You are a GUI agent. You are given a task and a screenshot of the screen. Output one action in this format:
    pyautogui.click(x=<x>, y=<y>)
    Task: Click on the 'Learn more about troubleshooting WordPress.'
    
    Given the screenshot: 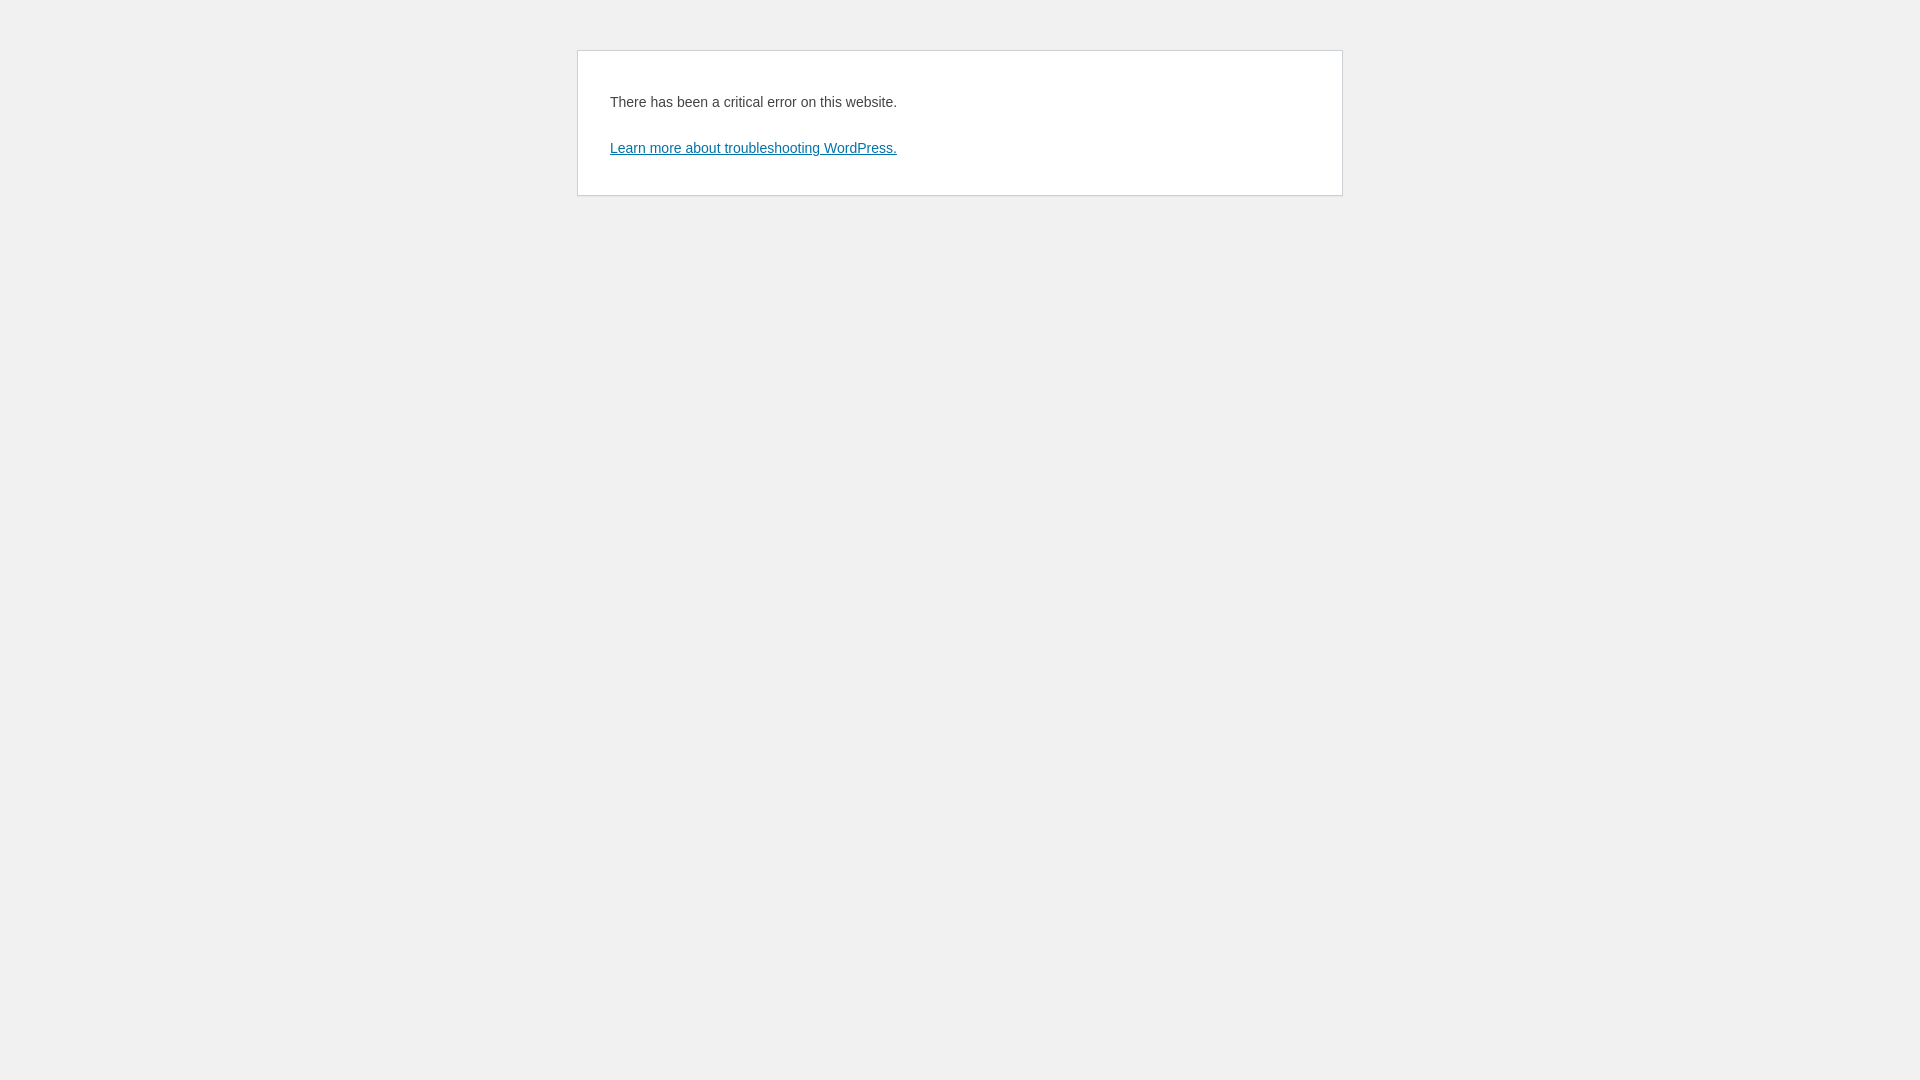 What is the action you would take?
    pyautogui.click(x=752, y=146)
    